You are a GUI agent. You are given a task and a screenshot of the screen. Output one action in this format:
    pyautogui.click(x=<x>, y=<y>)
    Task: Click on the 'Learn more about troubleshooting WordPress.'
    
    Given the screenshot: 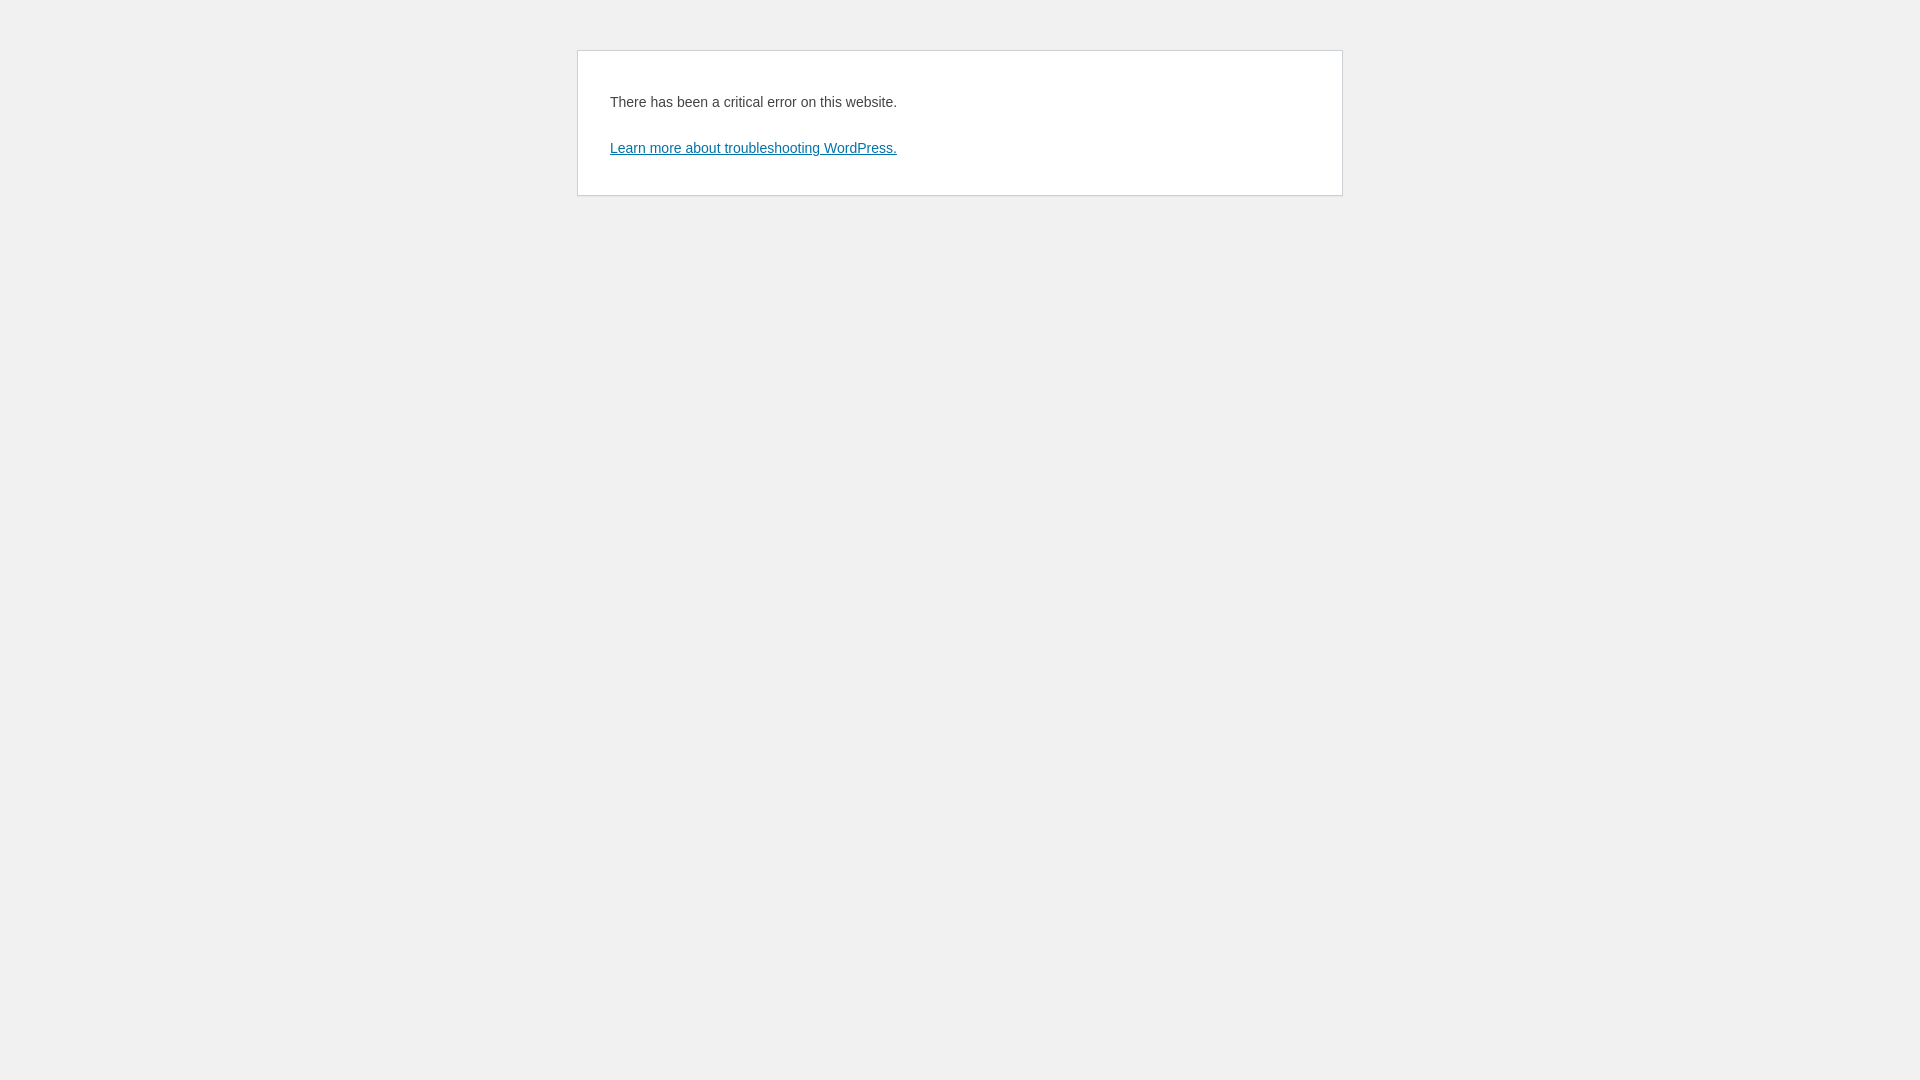 What is the action you would take?
    pyautogui.click(x=752, y=146)
    